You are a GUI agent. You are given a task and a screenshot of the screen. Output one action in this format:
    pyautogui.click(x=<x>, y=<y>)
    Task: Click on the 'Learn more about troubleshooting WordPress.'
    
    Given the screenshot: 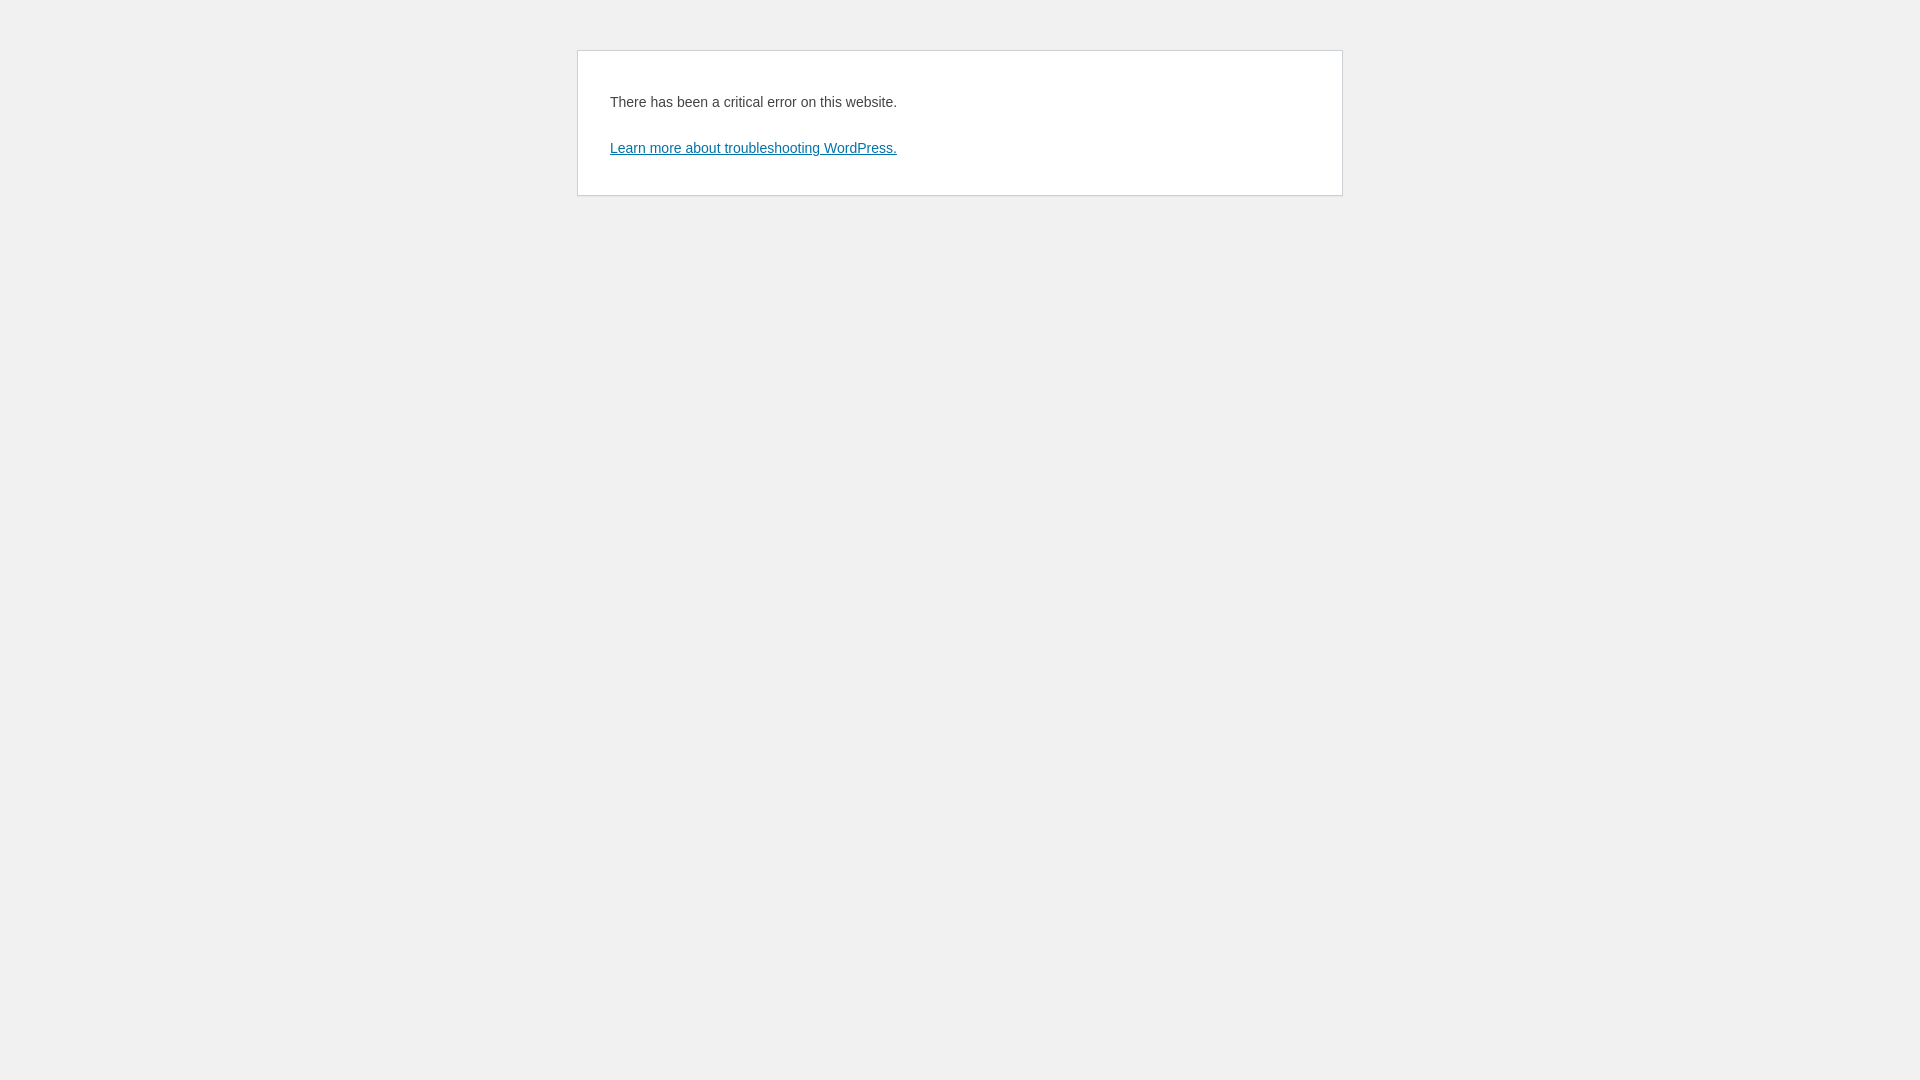 What is the action you would take?
    pyautogui.click(x=752, y=146)
    